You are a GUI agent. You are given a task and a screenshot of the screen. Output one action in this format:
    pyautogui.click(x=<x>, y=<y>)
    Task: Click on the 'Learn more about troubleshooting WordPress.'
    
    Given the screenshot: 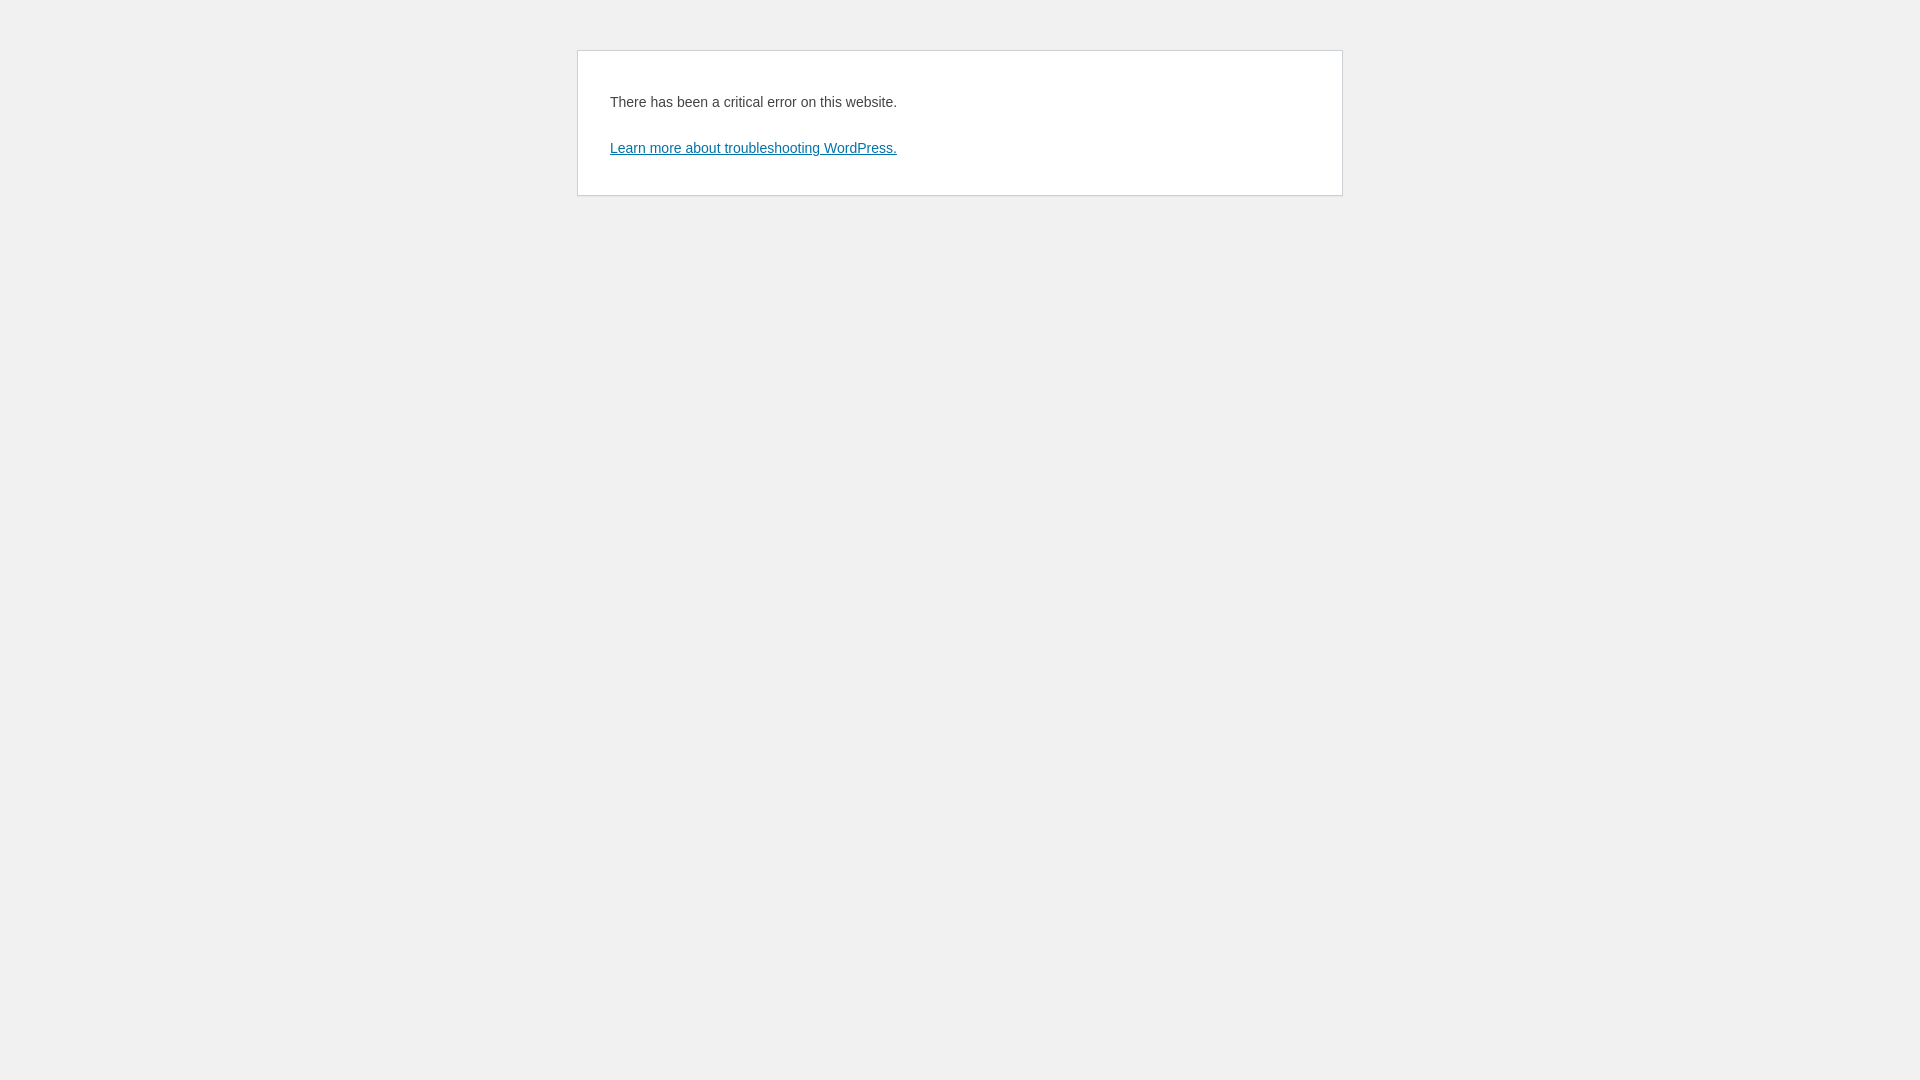 What is the action you would take?
    pyautogui.click(x=752, y=146)
    